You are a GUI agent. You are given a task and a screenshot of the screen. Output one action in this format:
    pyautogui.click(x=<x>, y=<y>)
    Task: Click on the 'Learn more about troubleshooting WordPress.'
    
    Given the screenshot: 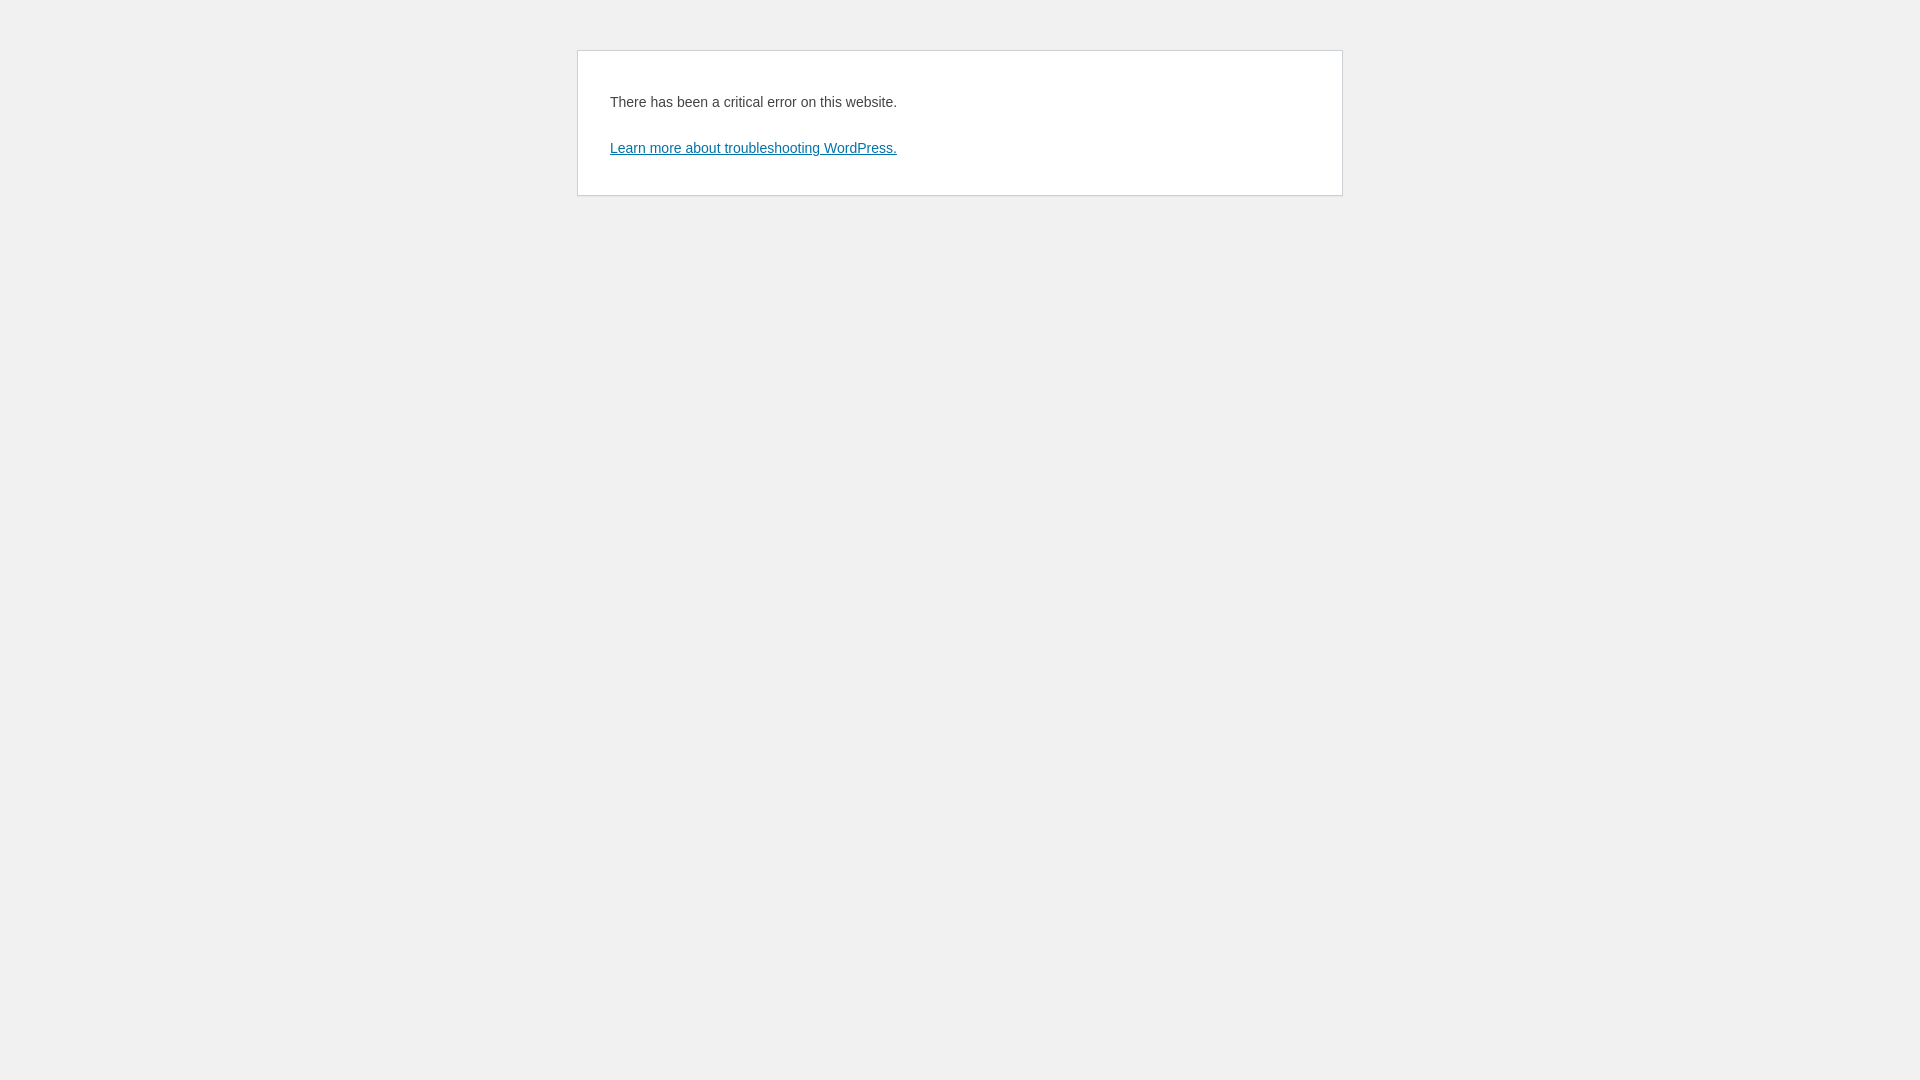 What is the action you would take?
    pyautogui.click(x=752, y=146)
    